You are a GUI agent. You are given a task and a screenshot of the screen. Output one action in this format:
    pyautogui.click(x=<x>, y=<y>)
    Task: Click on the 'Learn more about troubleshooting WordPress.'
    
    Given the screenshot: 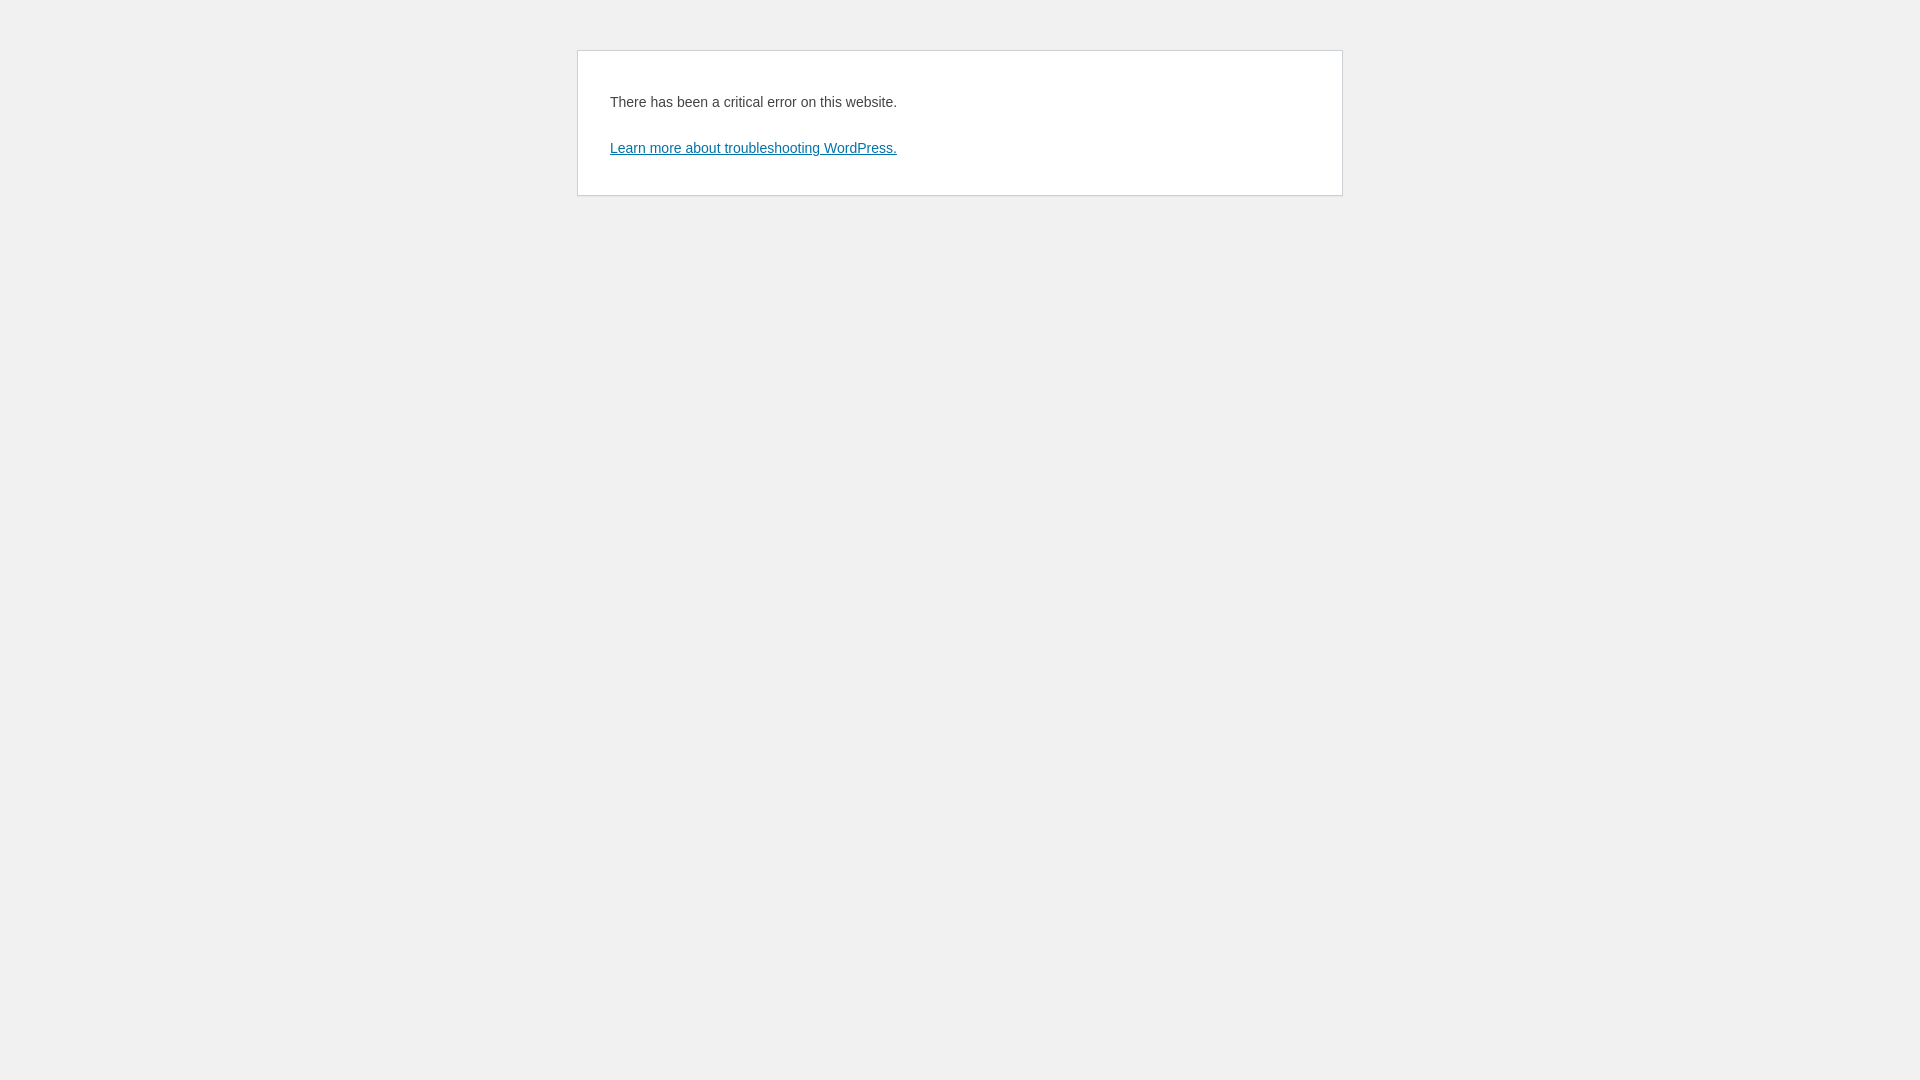 What is the action you would take?
    pyautogui.click(x=752, y=146)
    